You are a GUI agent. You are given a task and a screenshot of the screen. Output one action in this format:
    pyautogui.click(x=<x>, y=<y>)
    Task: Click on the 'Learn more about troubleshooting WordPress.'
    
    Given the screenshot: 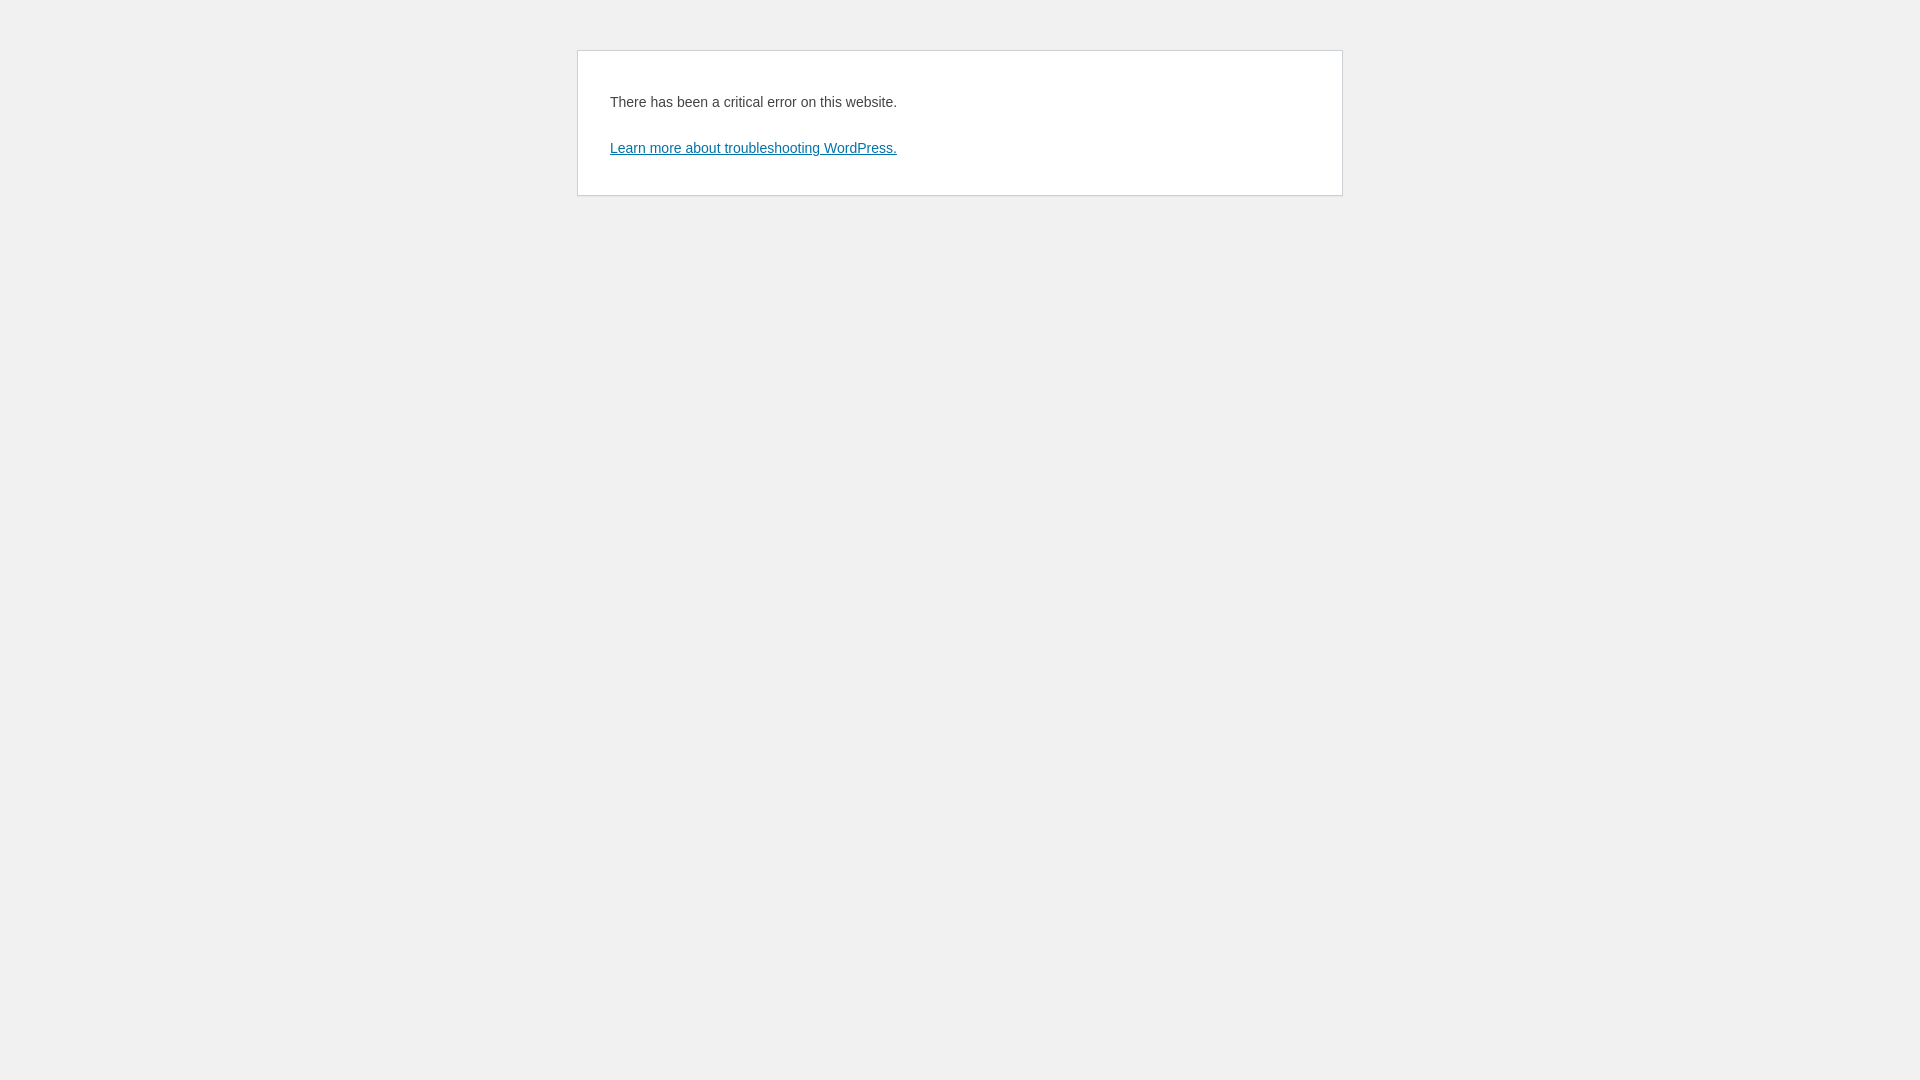 What is the action you would take?
    pyautogui.click(x=752, y=146)
    